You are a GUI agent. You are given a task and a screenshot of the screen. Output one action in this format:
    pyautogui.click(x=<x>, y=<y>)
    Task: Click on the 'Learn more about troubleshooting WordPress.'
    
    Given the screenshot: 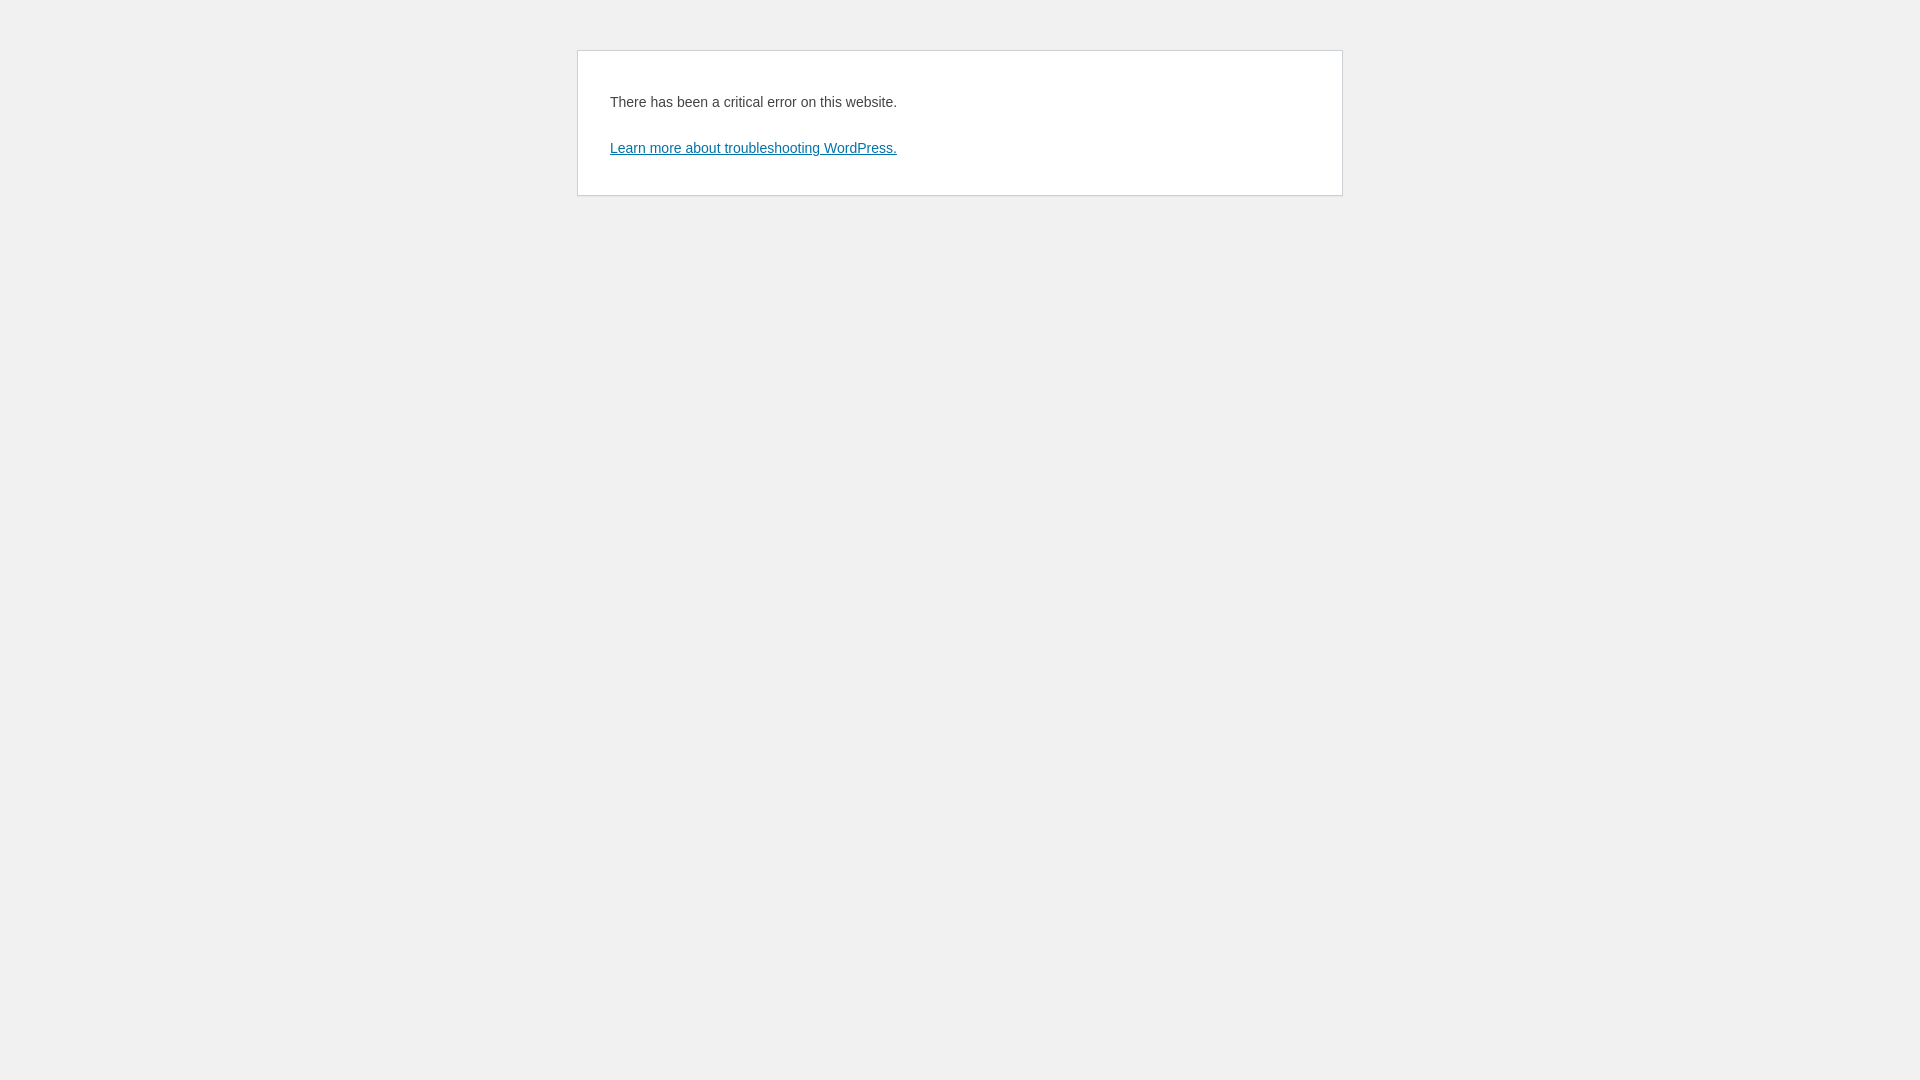 What is the action you would take?
    pyautogui.click(x=752, y=146)
    